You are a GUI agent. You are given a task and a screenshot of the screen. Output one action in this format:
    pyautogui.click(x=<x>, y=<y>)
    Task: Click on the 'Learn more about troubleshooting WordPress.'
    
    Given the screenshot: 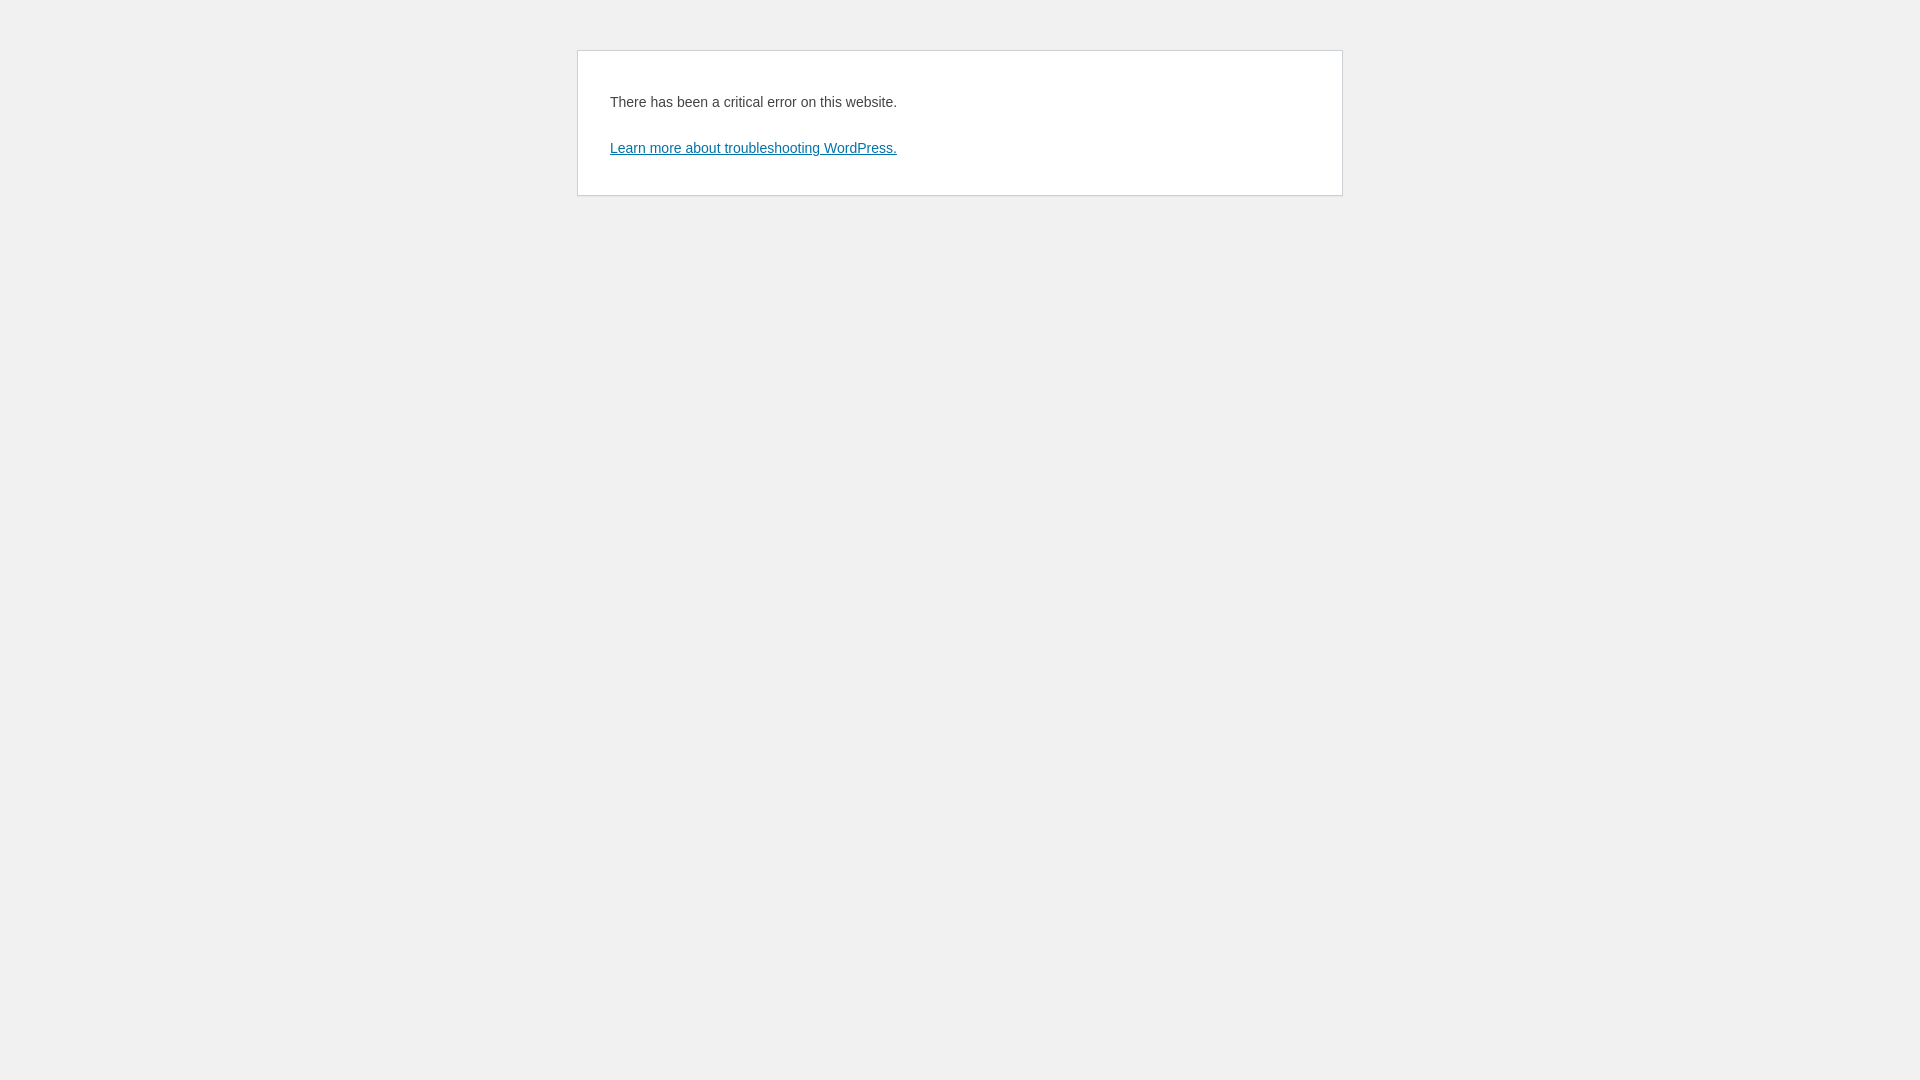 What is the action you would take?
    pyautogui.click(x=752, y=146)
    